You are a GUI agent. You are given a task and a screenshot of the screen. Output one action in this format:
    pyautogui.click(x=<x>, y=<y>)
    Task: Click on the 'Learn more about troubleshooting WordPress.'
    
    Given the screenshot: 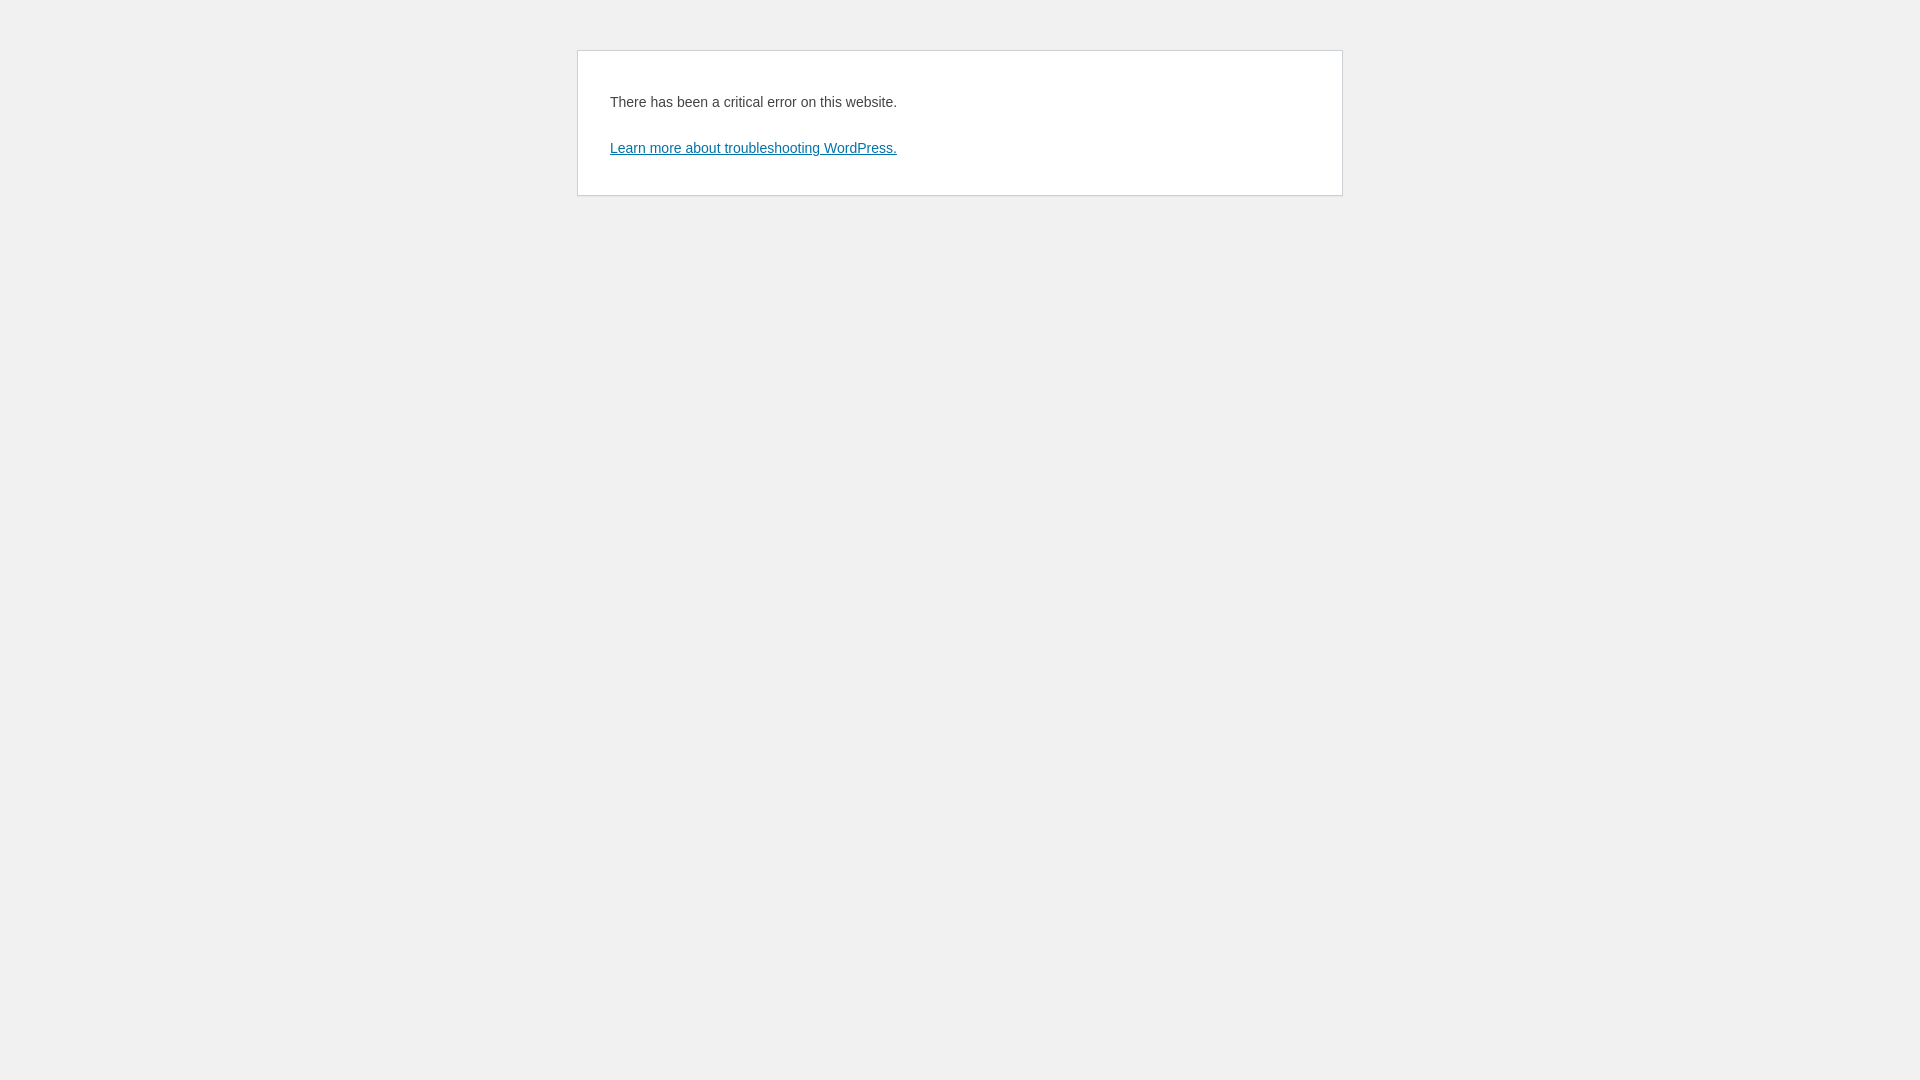 What is the action you would take?
    pyautogui.click(x=752, y=146)
    